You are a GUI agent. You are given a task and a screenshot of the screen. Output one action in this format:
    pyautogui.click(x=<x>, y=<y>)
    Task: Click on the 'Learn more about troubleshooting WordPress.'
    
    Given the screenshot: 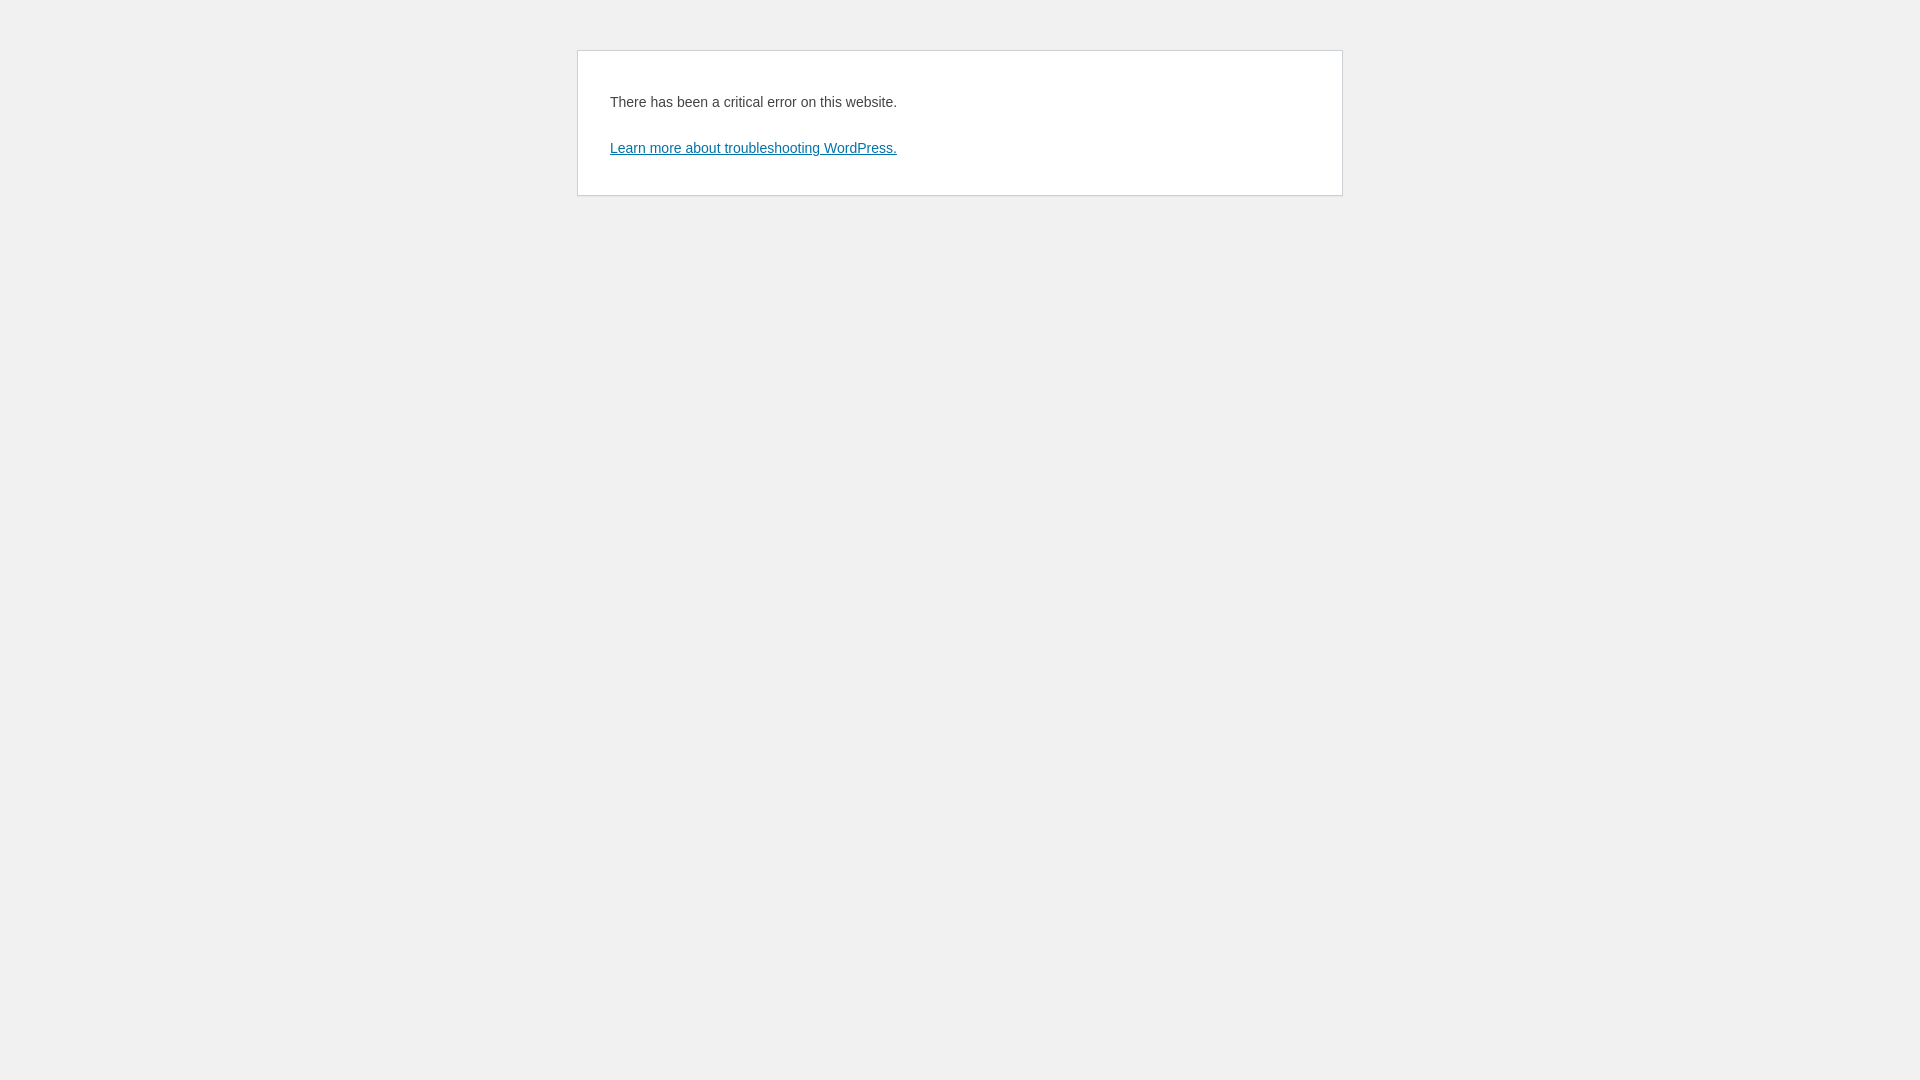 What is the action you would take?
    pyautogui.click(x=752, y=146)
    